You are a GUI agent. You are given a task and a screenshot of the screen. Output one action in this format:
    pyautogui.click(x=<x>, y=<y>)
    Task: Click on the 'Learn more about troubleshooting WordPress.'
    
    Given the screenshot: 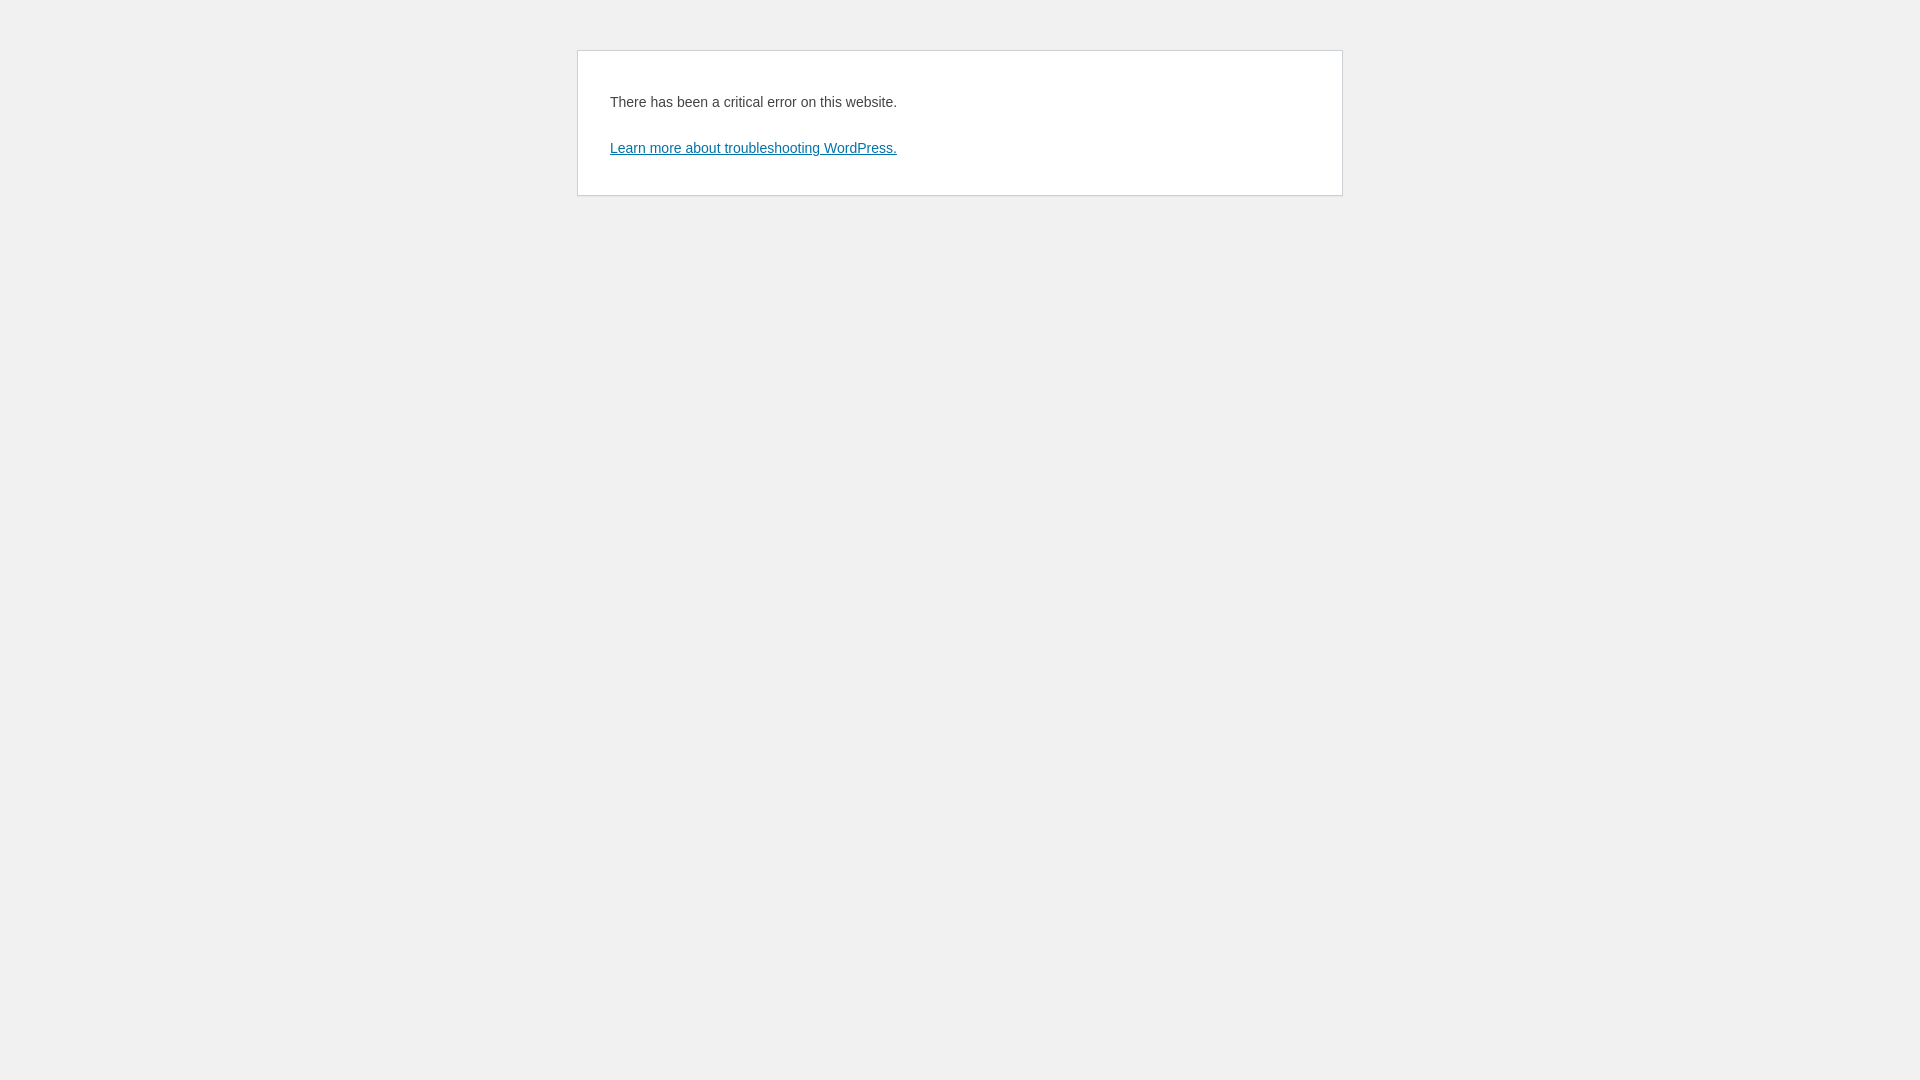 What is the action you would take?
    pyautogui.click(x=752, y=146)
    